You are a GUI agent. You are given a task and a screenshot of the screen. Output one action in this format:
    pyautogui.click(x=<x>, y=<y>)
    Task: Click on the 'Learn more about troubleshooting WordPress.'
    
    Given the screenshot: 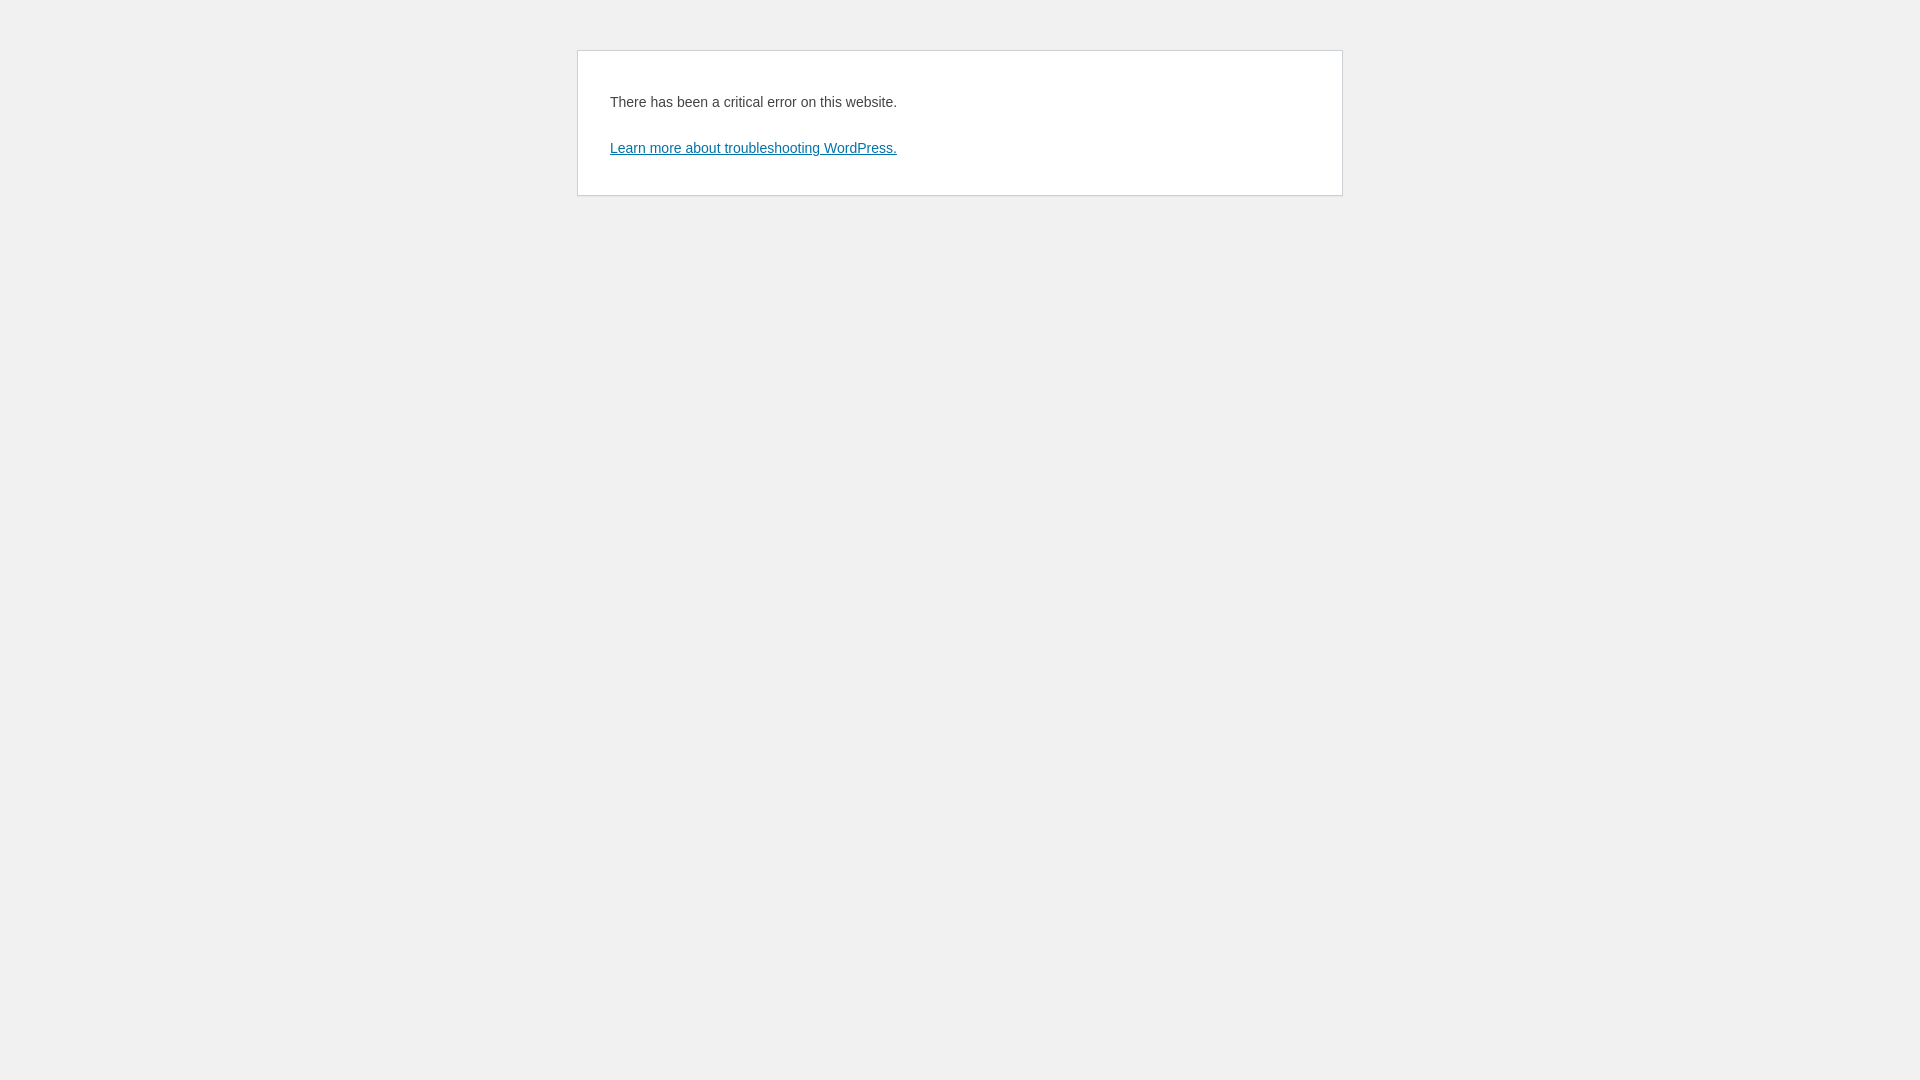 What is the action you would take?
    pyautogui.click(x=752, y=146)
    